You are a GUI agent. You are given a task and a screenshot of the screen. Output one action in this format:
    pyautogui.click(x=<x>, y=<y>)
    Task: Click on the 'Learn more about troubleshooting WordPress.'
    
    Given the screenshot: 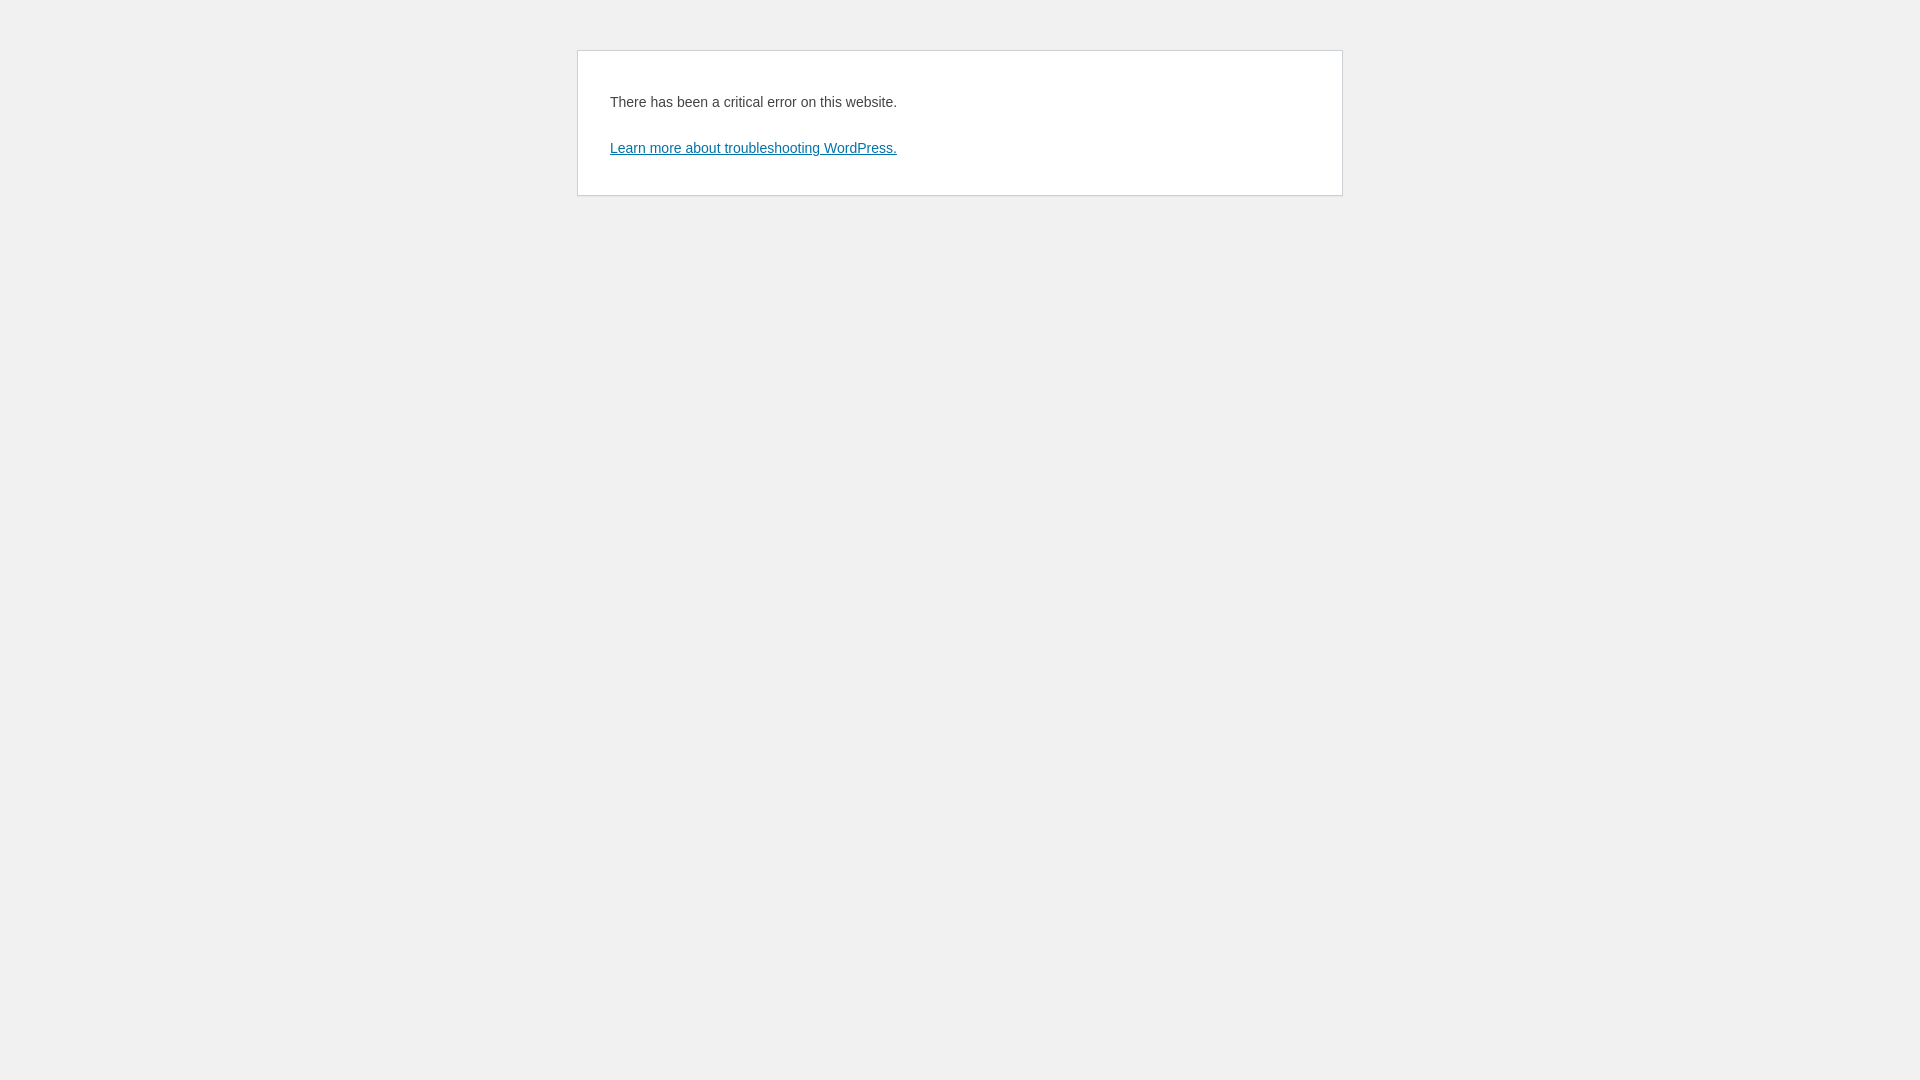 What is the action you would take?
    pyautogui.click(x=752, y=146)
    